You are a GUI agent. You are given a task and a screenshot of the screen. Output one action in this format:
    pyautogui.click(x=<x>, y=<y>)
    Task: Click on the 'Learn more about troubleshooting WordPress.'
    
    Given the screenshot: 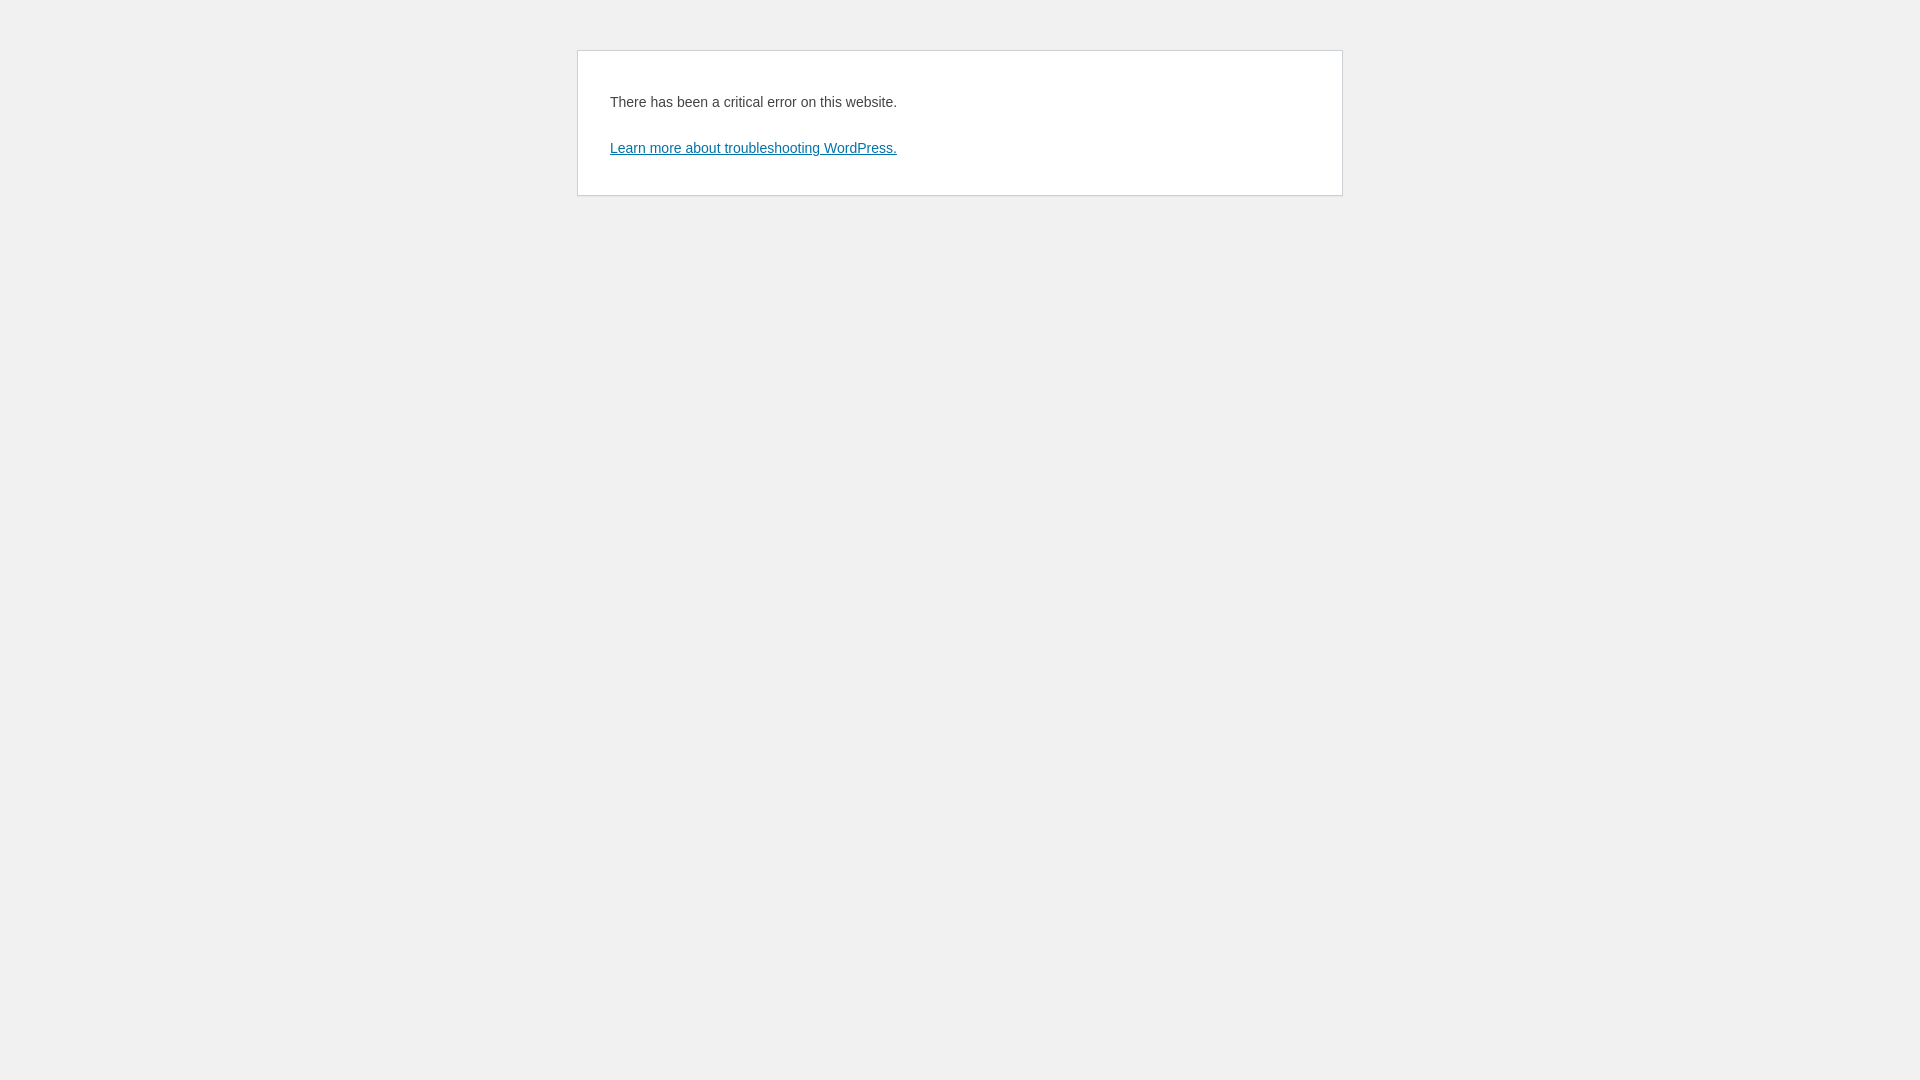 What is the action you would take?
    pyautogui.click(x=752, y=146)
    